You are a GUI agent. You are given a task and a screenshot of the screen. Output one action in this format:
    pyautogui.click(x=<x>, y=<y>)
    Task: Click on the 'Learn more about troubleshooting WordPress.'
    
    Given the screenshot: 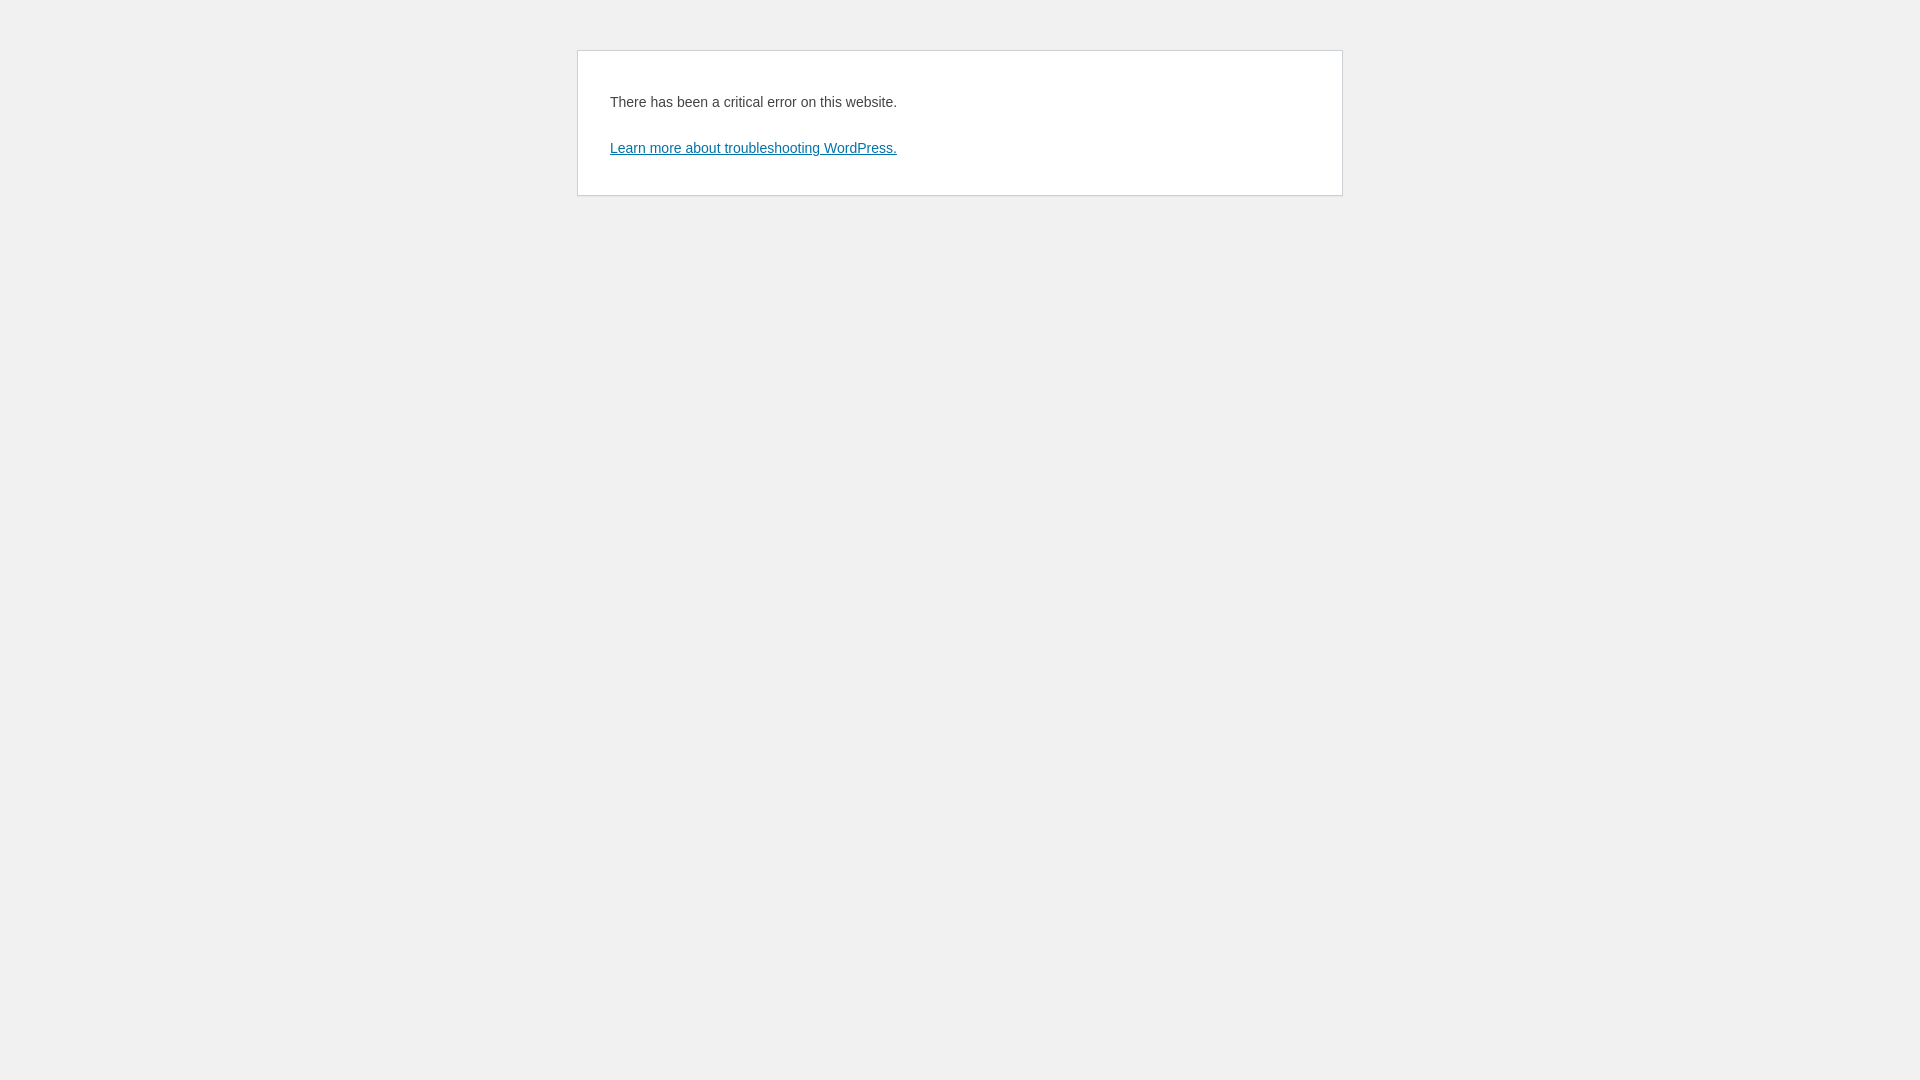 What is the action you would take?
    pyautogui.click(x=752, y=146)
    